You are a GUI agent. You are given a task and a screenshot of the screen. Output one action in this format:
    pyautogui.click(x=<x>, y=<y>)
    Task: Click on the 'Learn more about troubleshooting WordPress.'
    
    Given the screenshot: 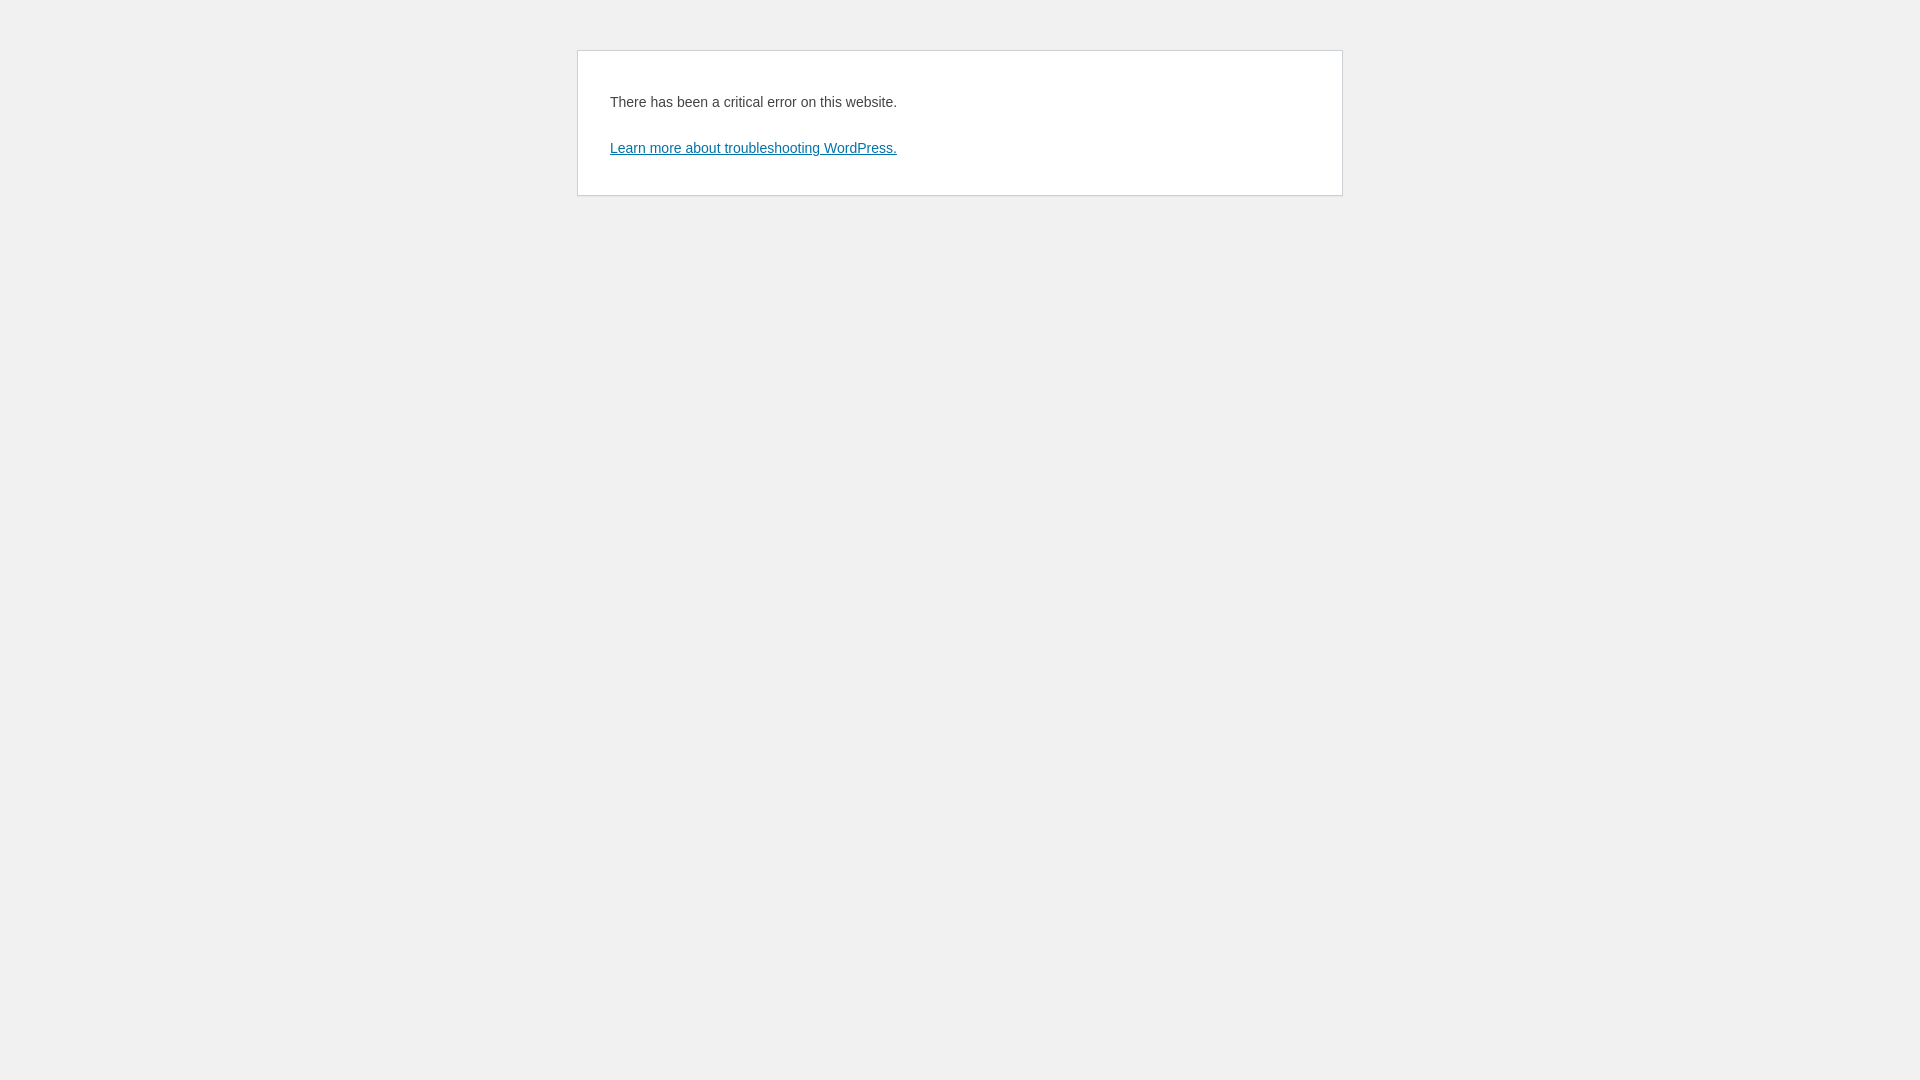 What is the action you would take?
    pyautogui.click(x=752, y=146)
    